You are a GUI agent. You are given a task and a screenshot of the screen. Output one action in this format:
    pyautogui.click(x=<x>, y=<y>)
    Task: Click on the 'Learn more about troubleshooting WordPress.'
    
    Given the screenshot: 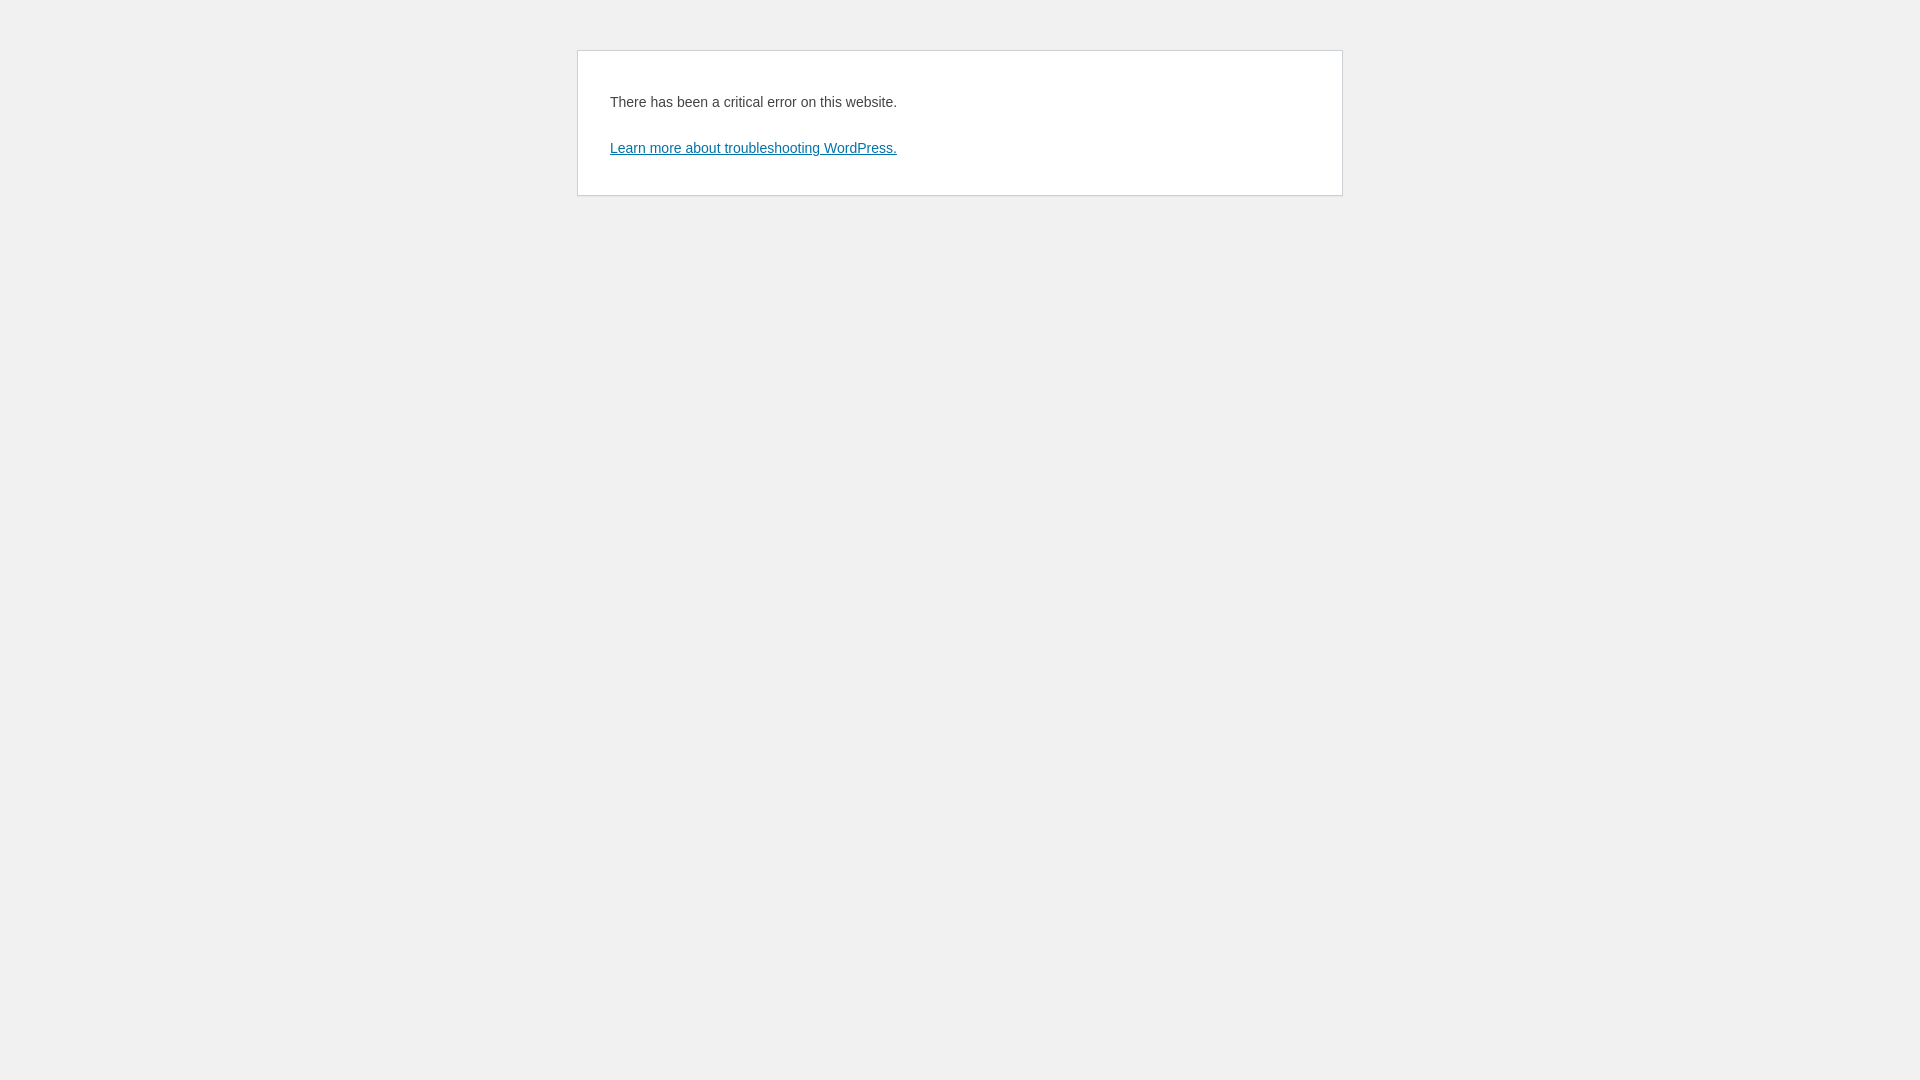 What is the action you would take?
    pyautogui.click(x=752, y=146)
    